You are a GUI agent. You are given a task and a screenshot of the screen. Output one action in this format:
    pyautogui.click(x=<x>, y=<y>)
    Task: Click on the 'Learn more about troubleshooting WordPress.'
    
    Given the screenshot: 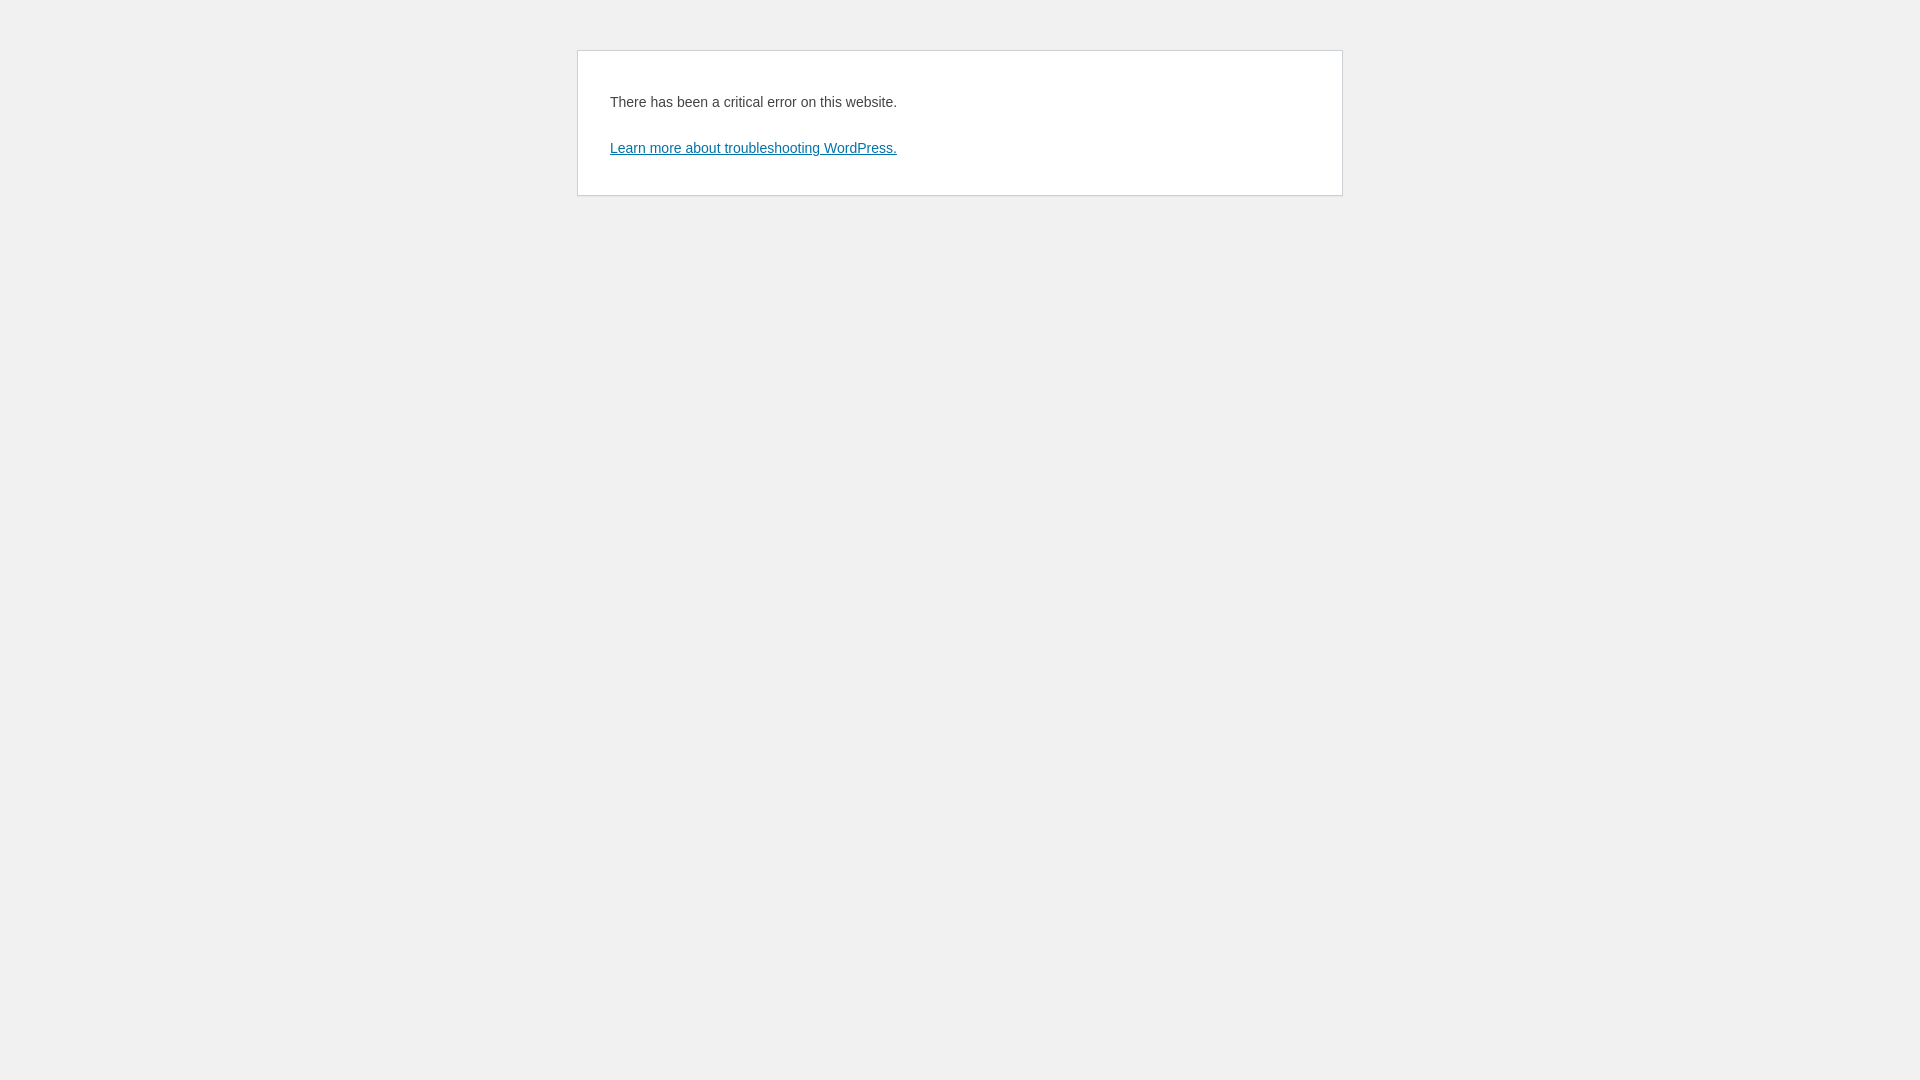 What is the action you would take?
    pyautogui.click(x=752, y=146)
    